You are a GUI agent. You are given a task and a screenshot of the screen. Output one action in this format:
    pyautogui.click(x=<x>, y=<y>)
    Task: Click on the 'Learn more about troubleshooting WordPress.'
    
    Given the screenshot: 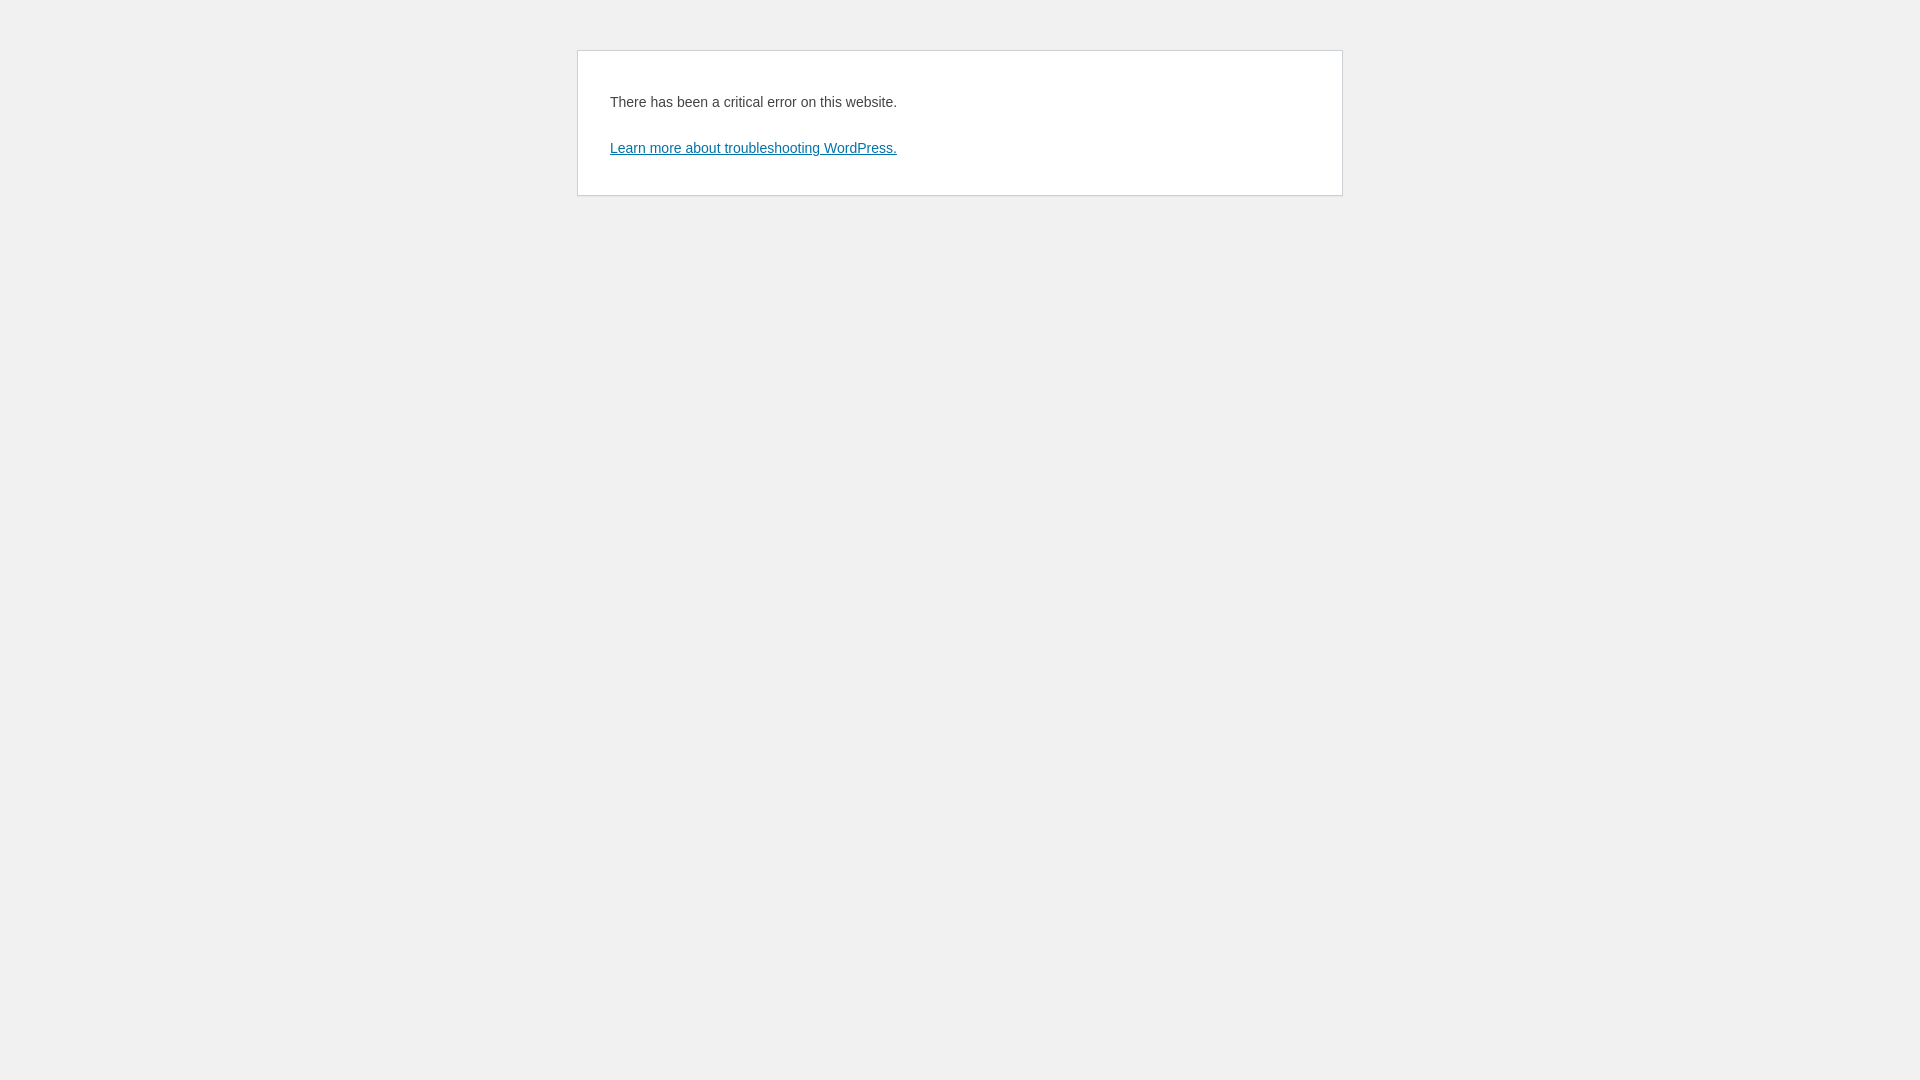 What is the action you would take?
    pyautogui.click(x=752, y=146)
    